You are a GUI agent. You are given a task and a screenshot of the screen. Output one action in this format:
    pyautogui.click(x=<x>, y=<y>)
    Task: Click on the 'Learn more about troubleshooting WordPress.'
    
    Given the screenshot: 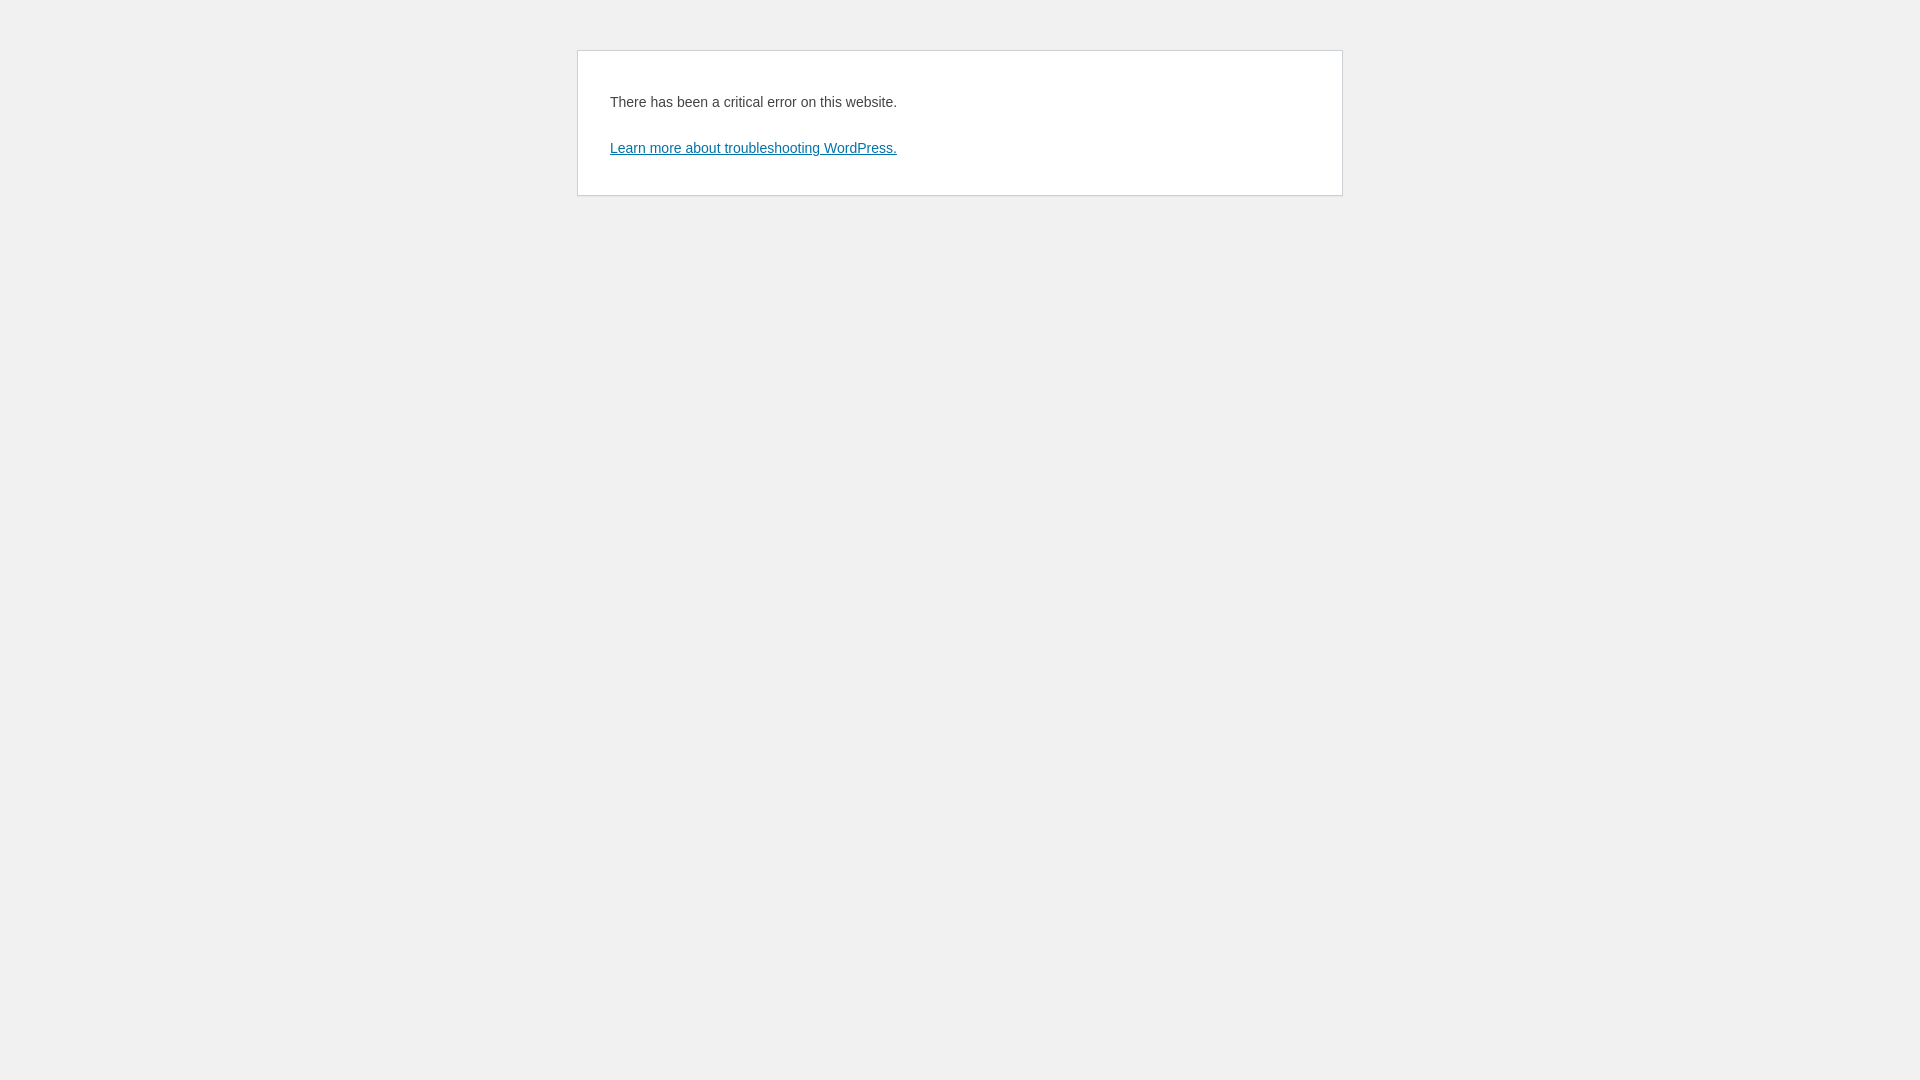 What is the action you would take?
    pyautogui.click(x=752, y=146)
    